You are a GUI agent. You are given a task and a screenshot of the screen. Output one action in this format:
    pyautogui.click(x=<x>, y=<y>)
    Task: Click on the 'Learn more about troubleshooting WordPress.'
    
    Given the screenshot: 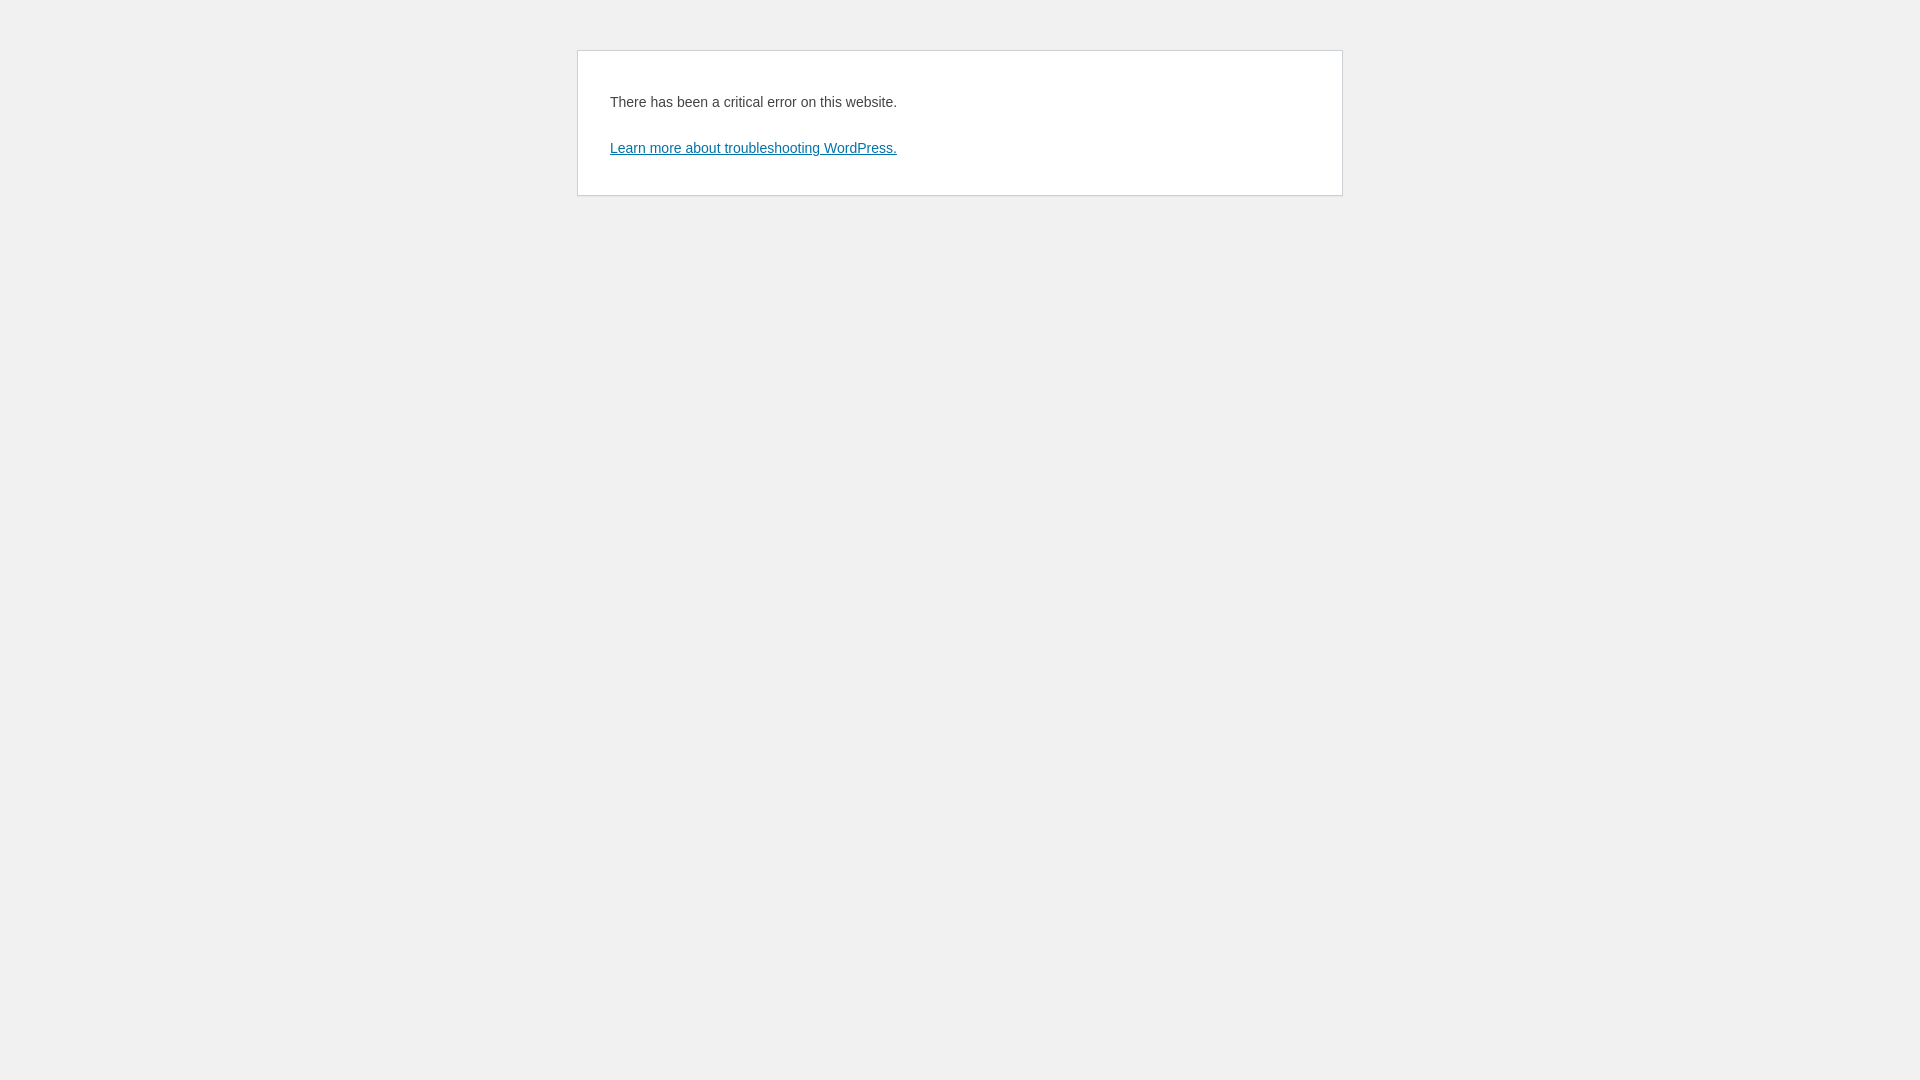 What is the action you would take?
    pyautogui.click(x=752, y=146)
    